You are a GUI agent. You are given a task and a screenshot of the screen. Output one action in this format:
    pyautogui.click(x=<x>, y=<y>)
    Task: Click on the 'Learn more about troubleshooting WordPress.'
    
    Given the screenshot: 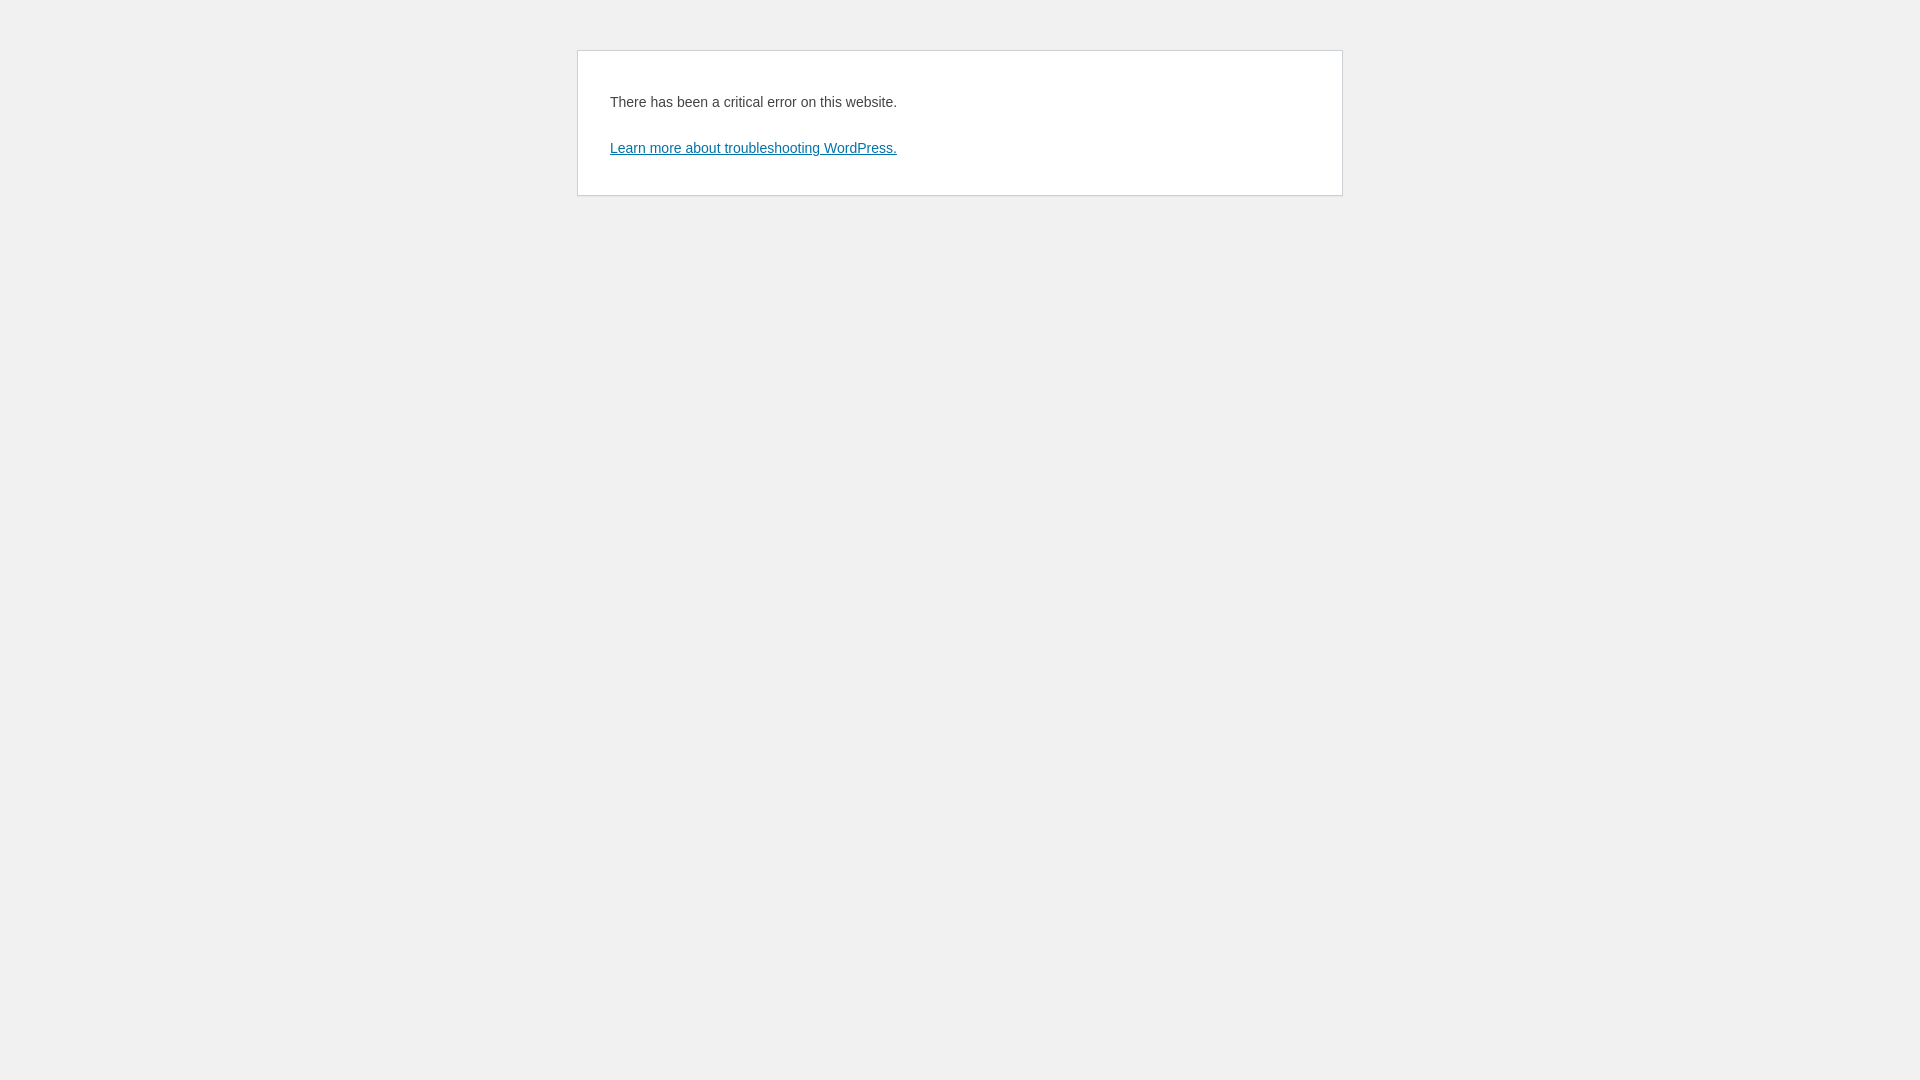 What is the action you would take?
    pyautogui.click(x=752, y=146)
    